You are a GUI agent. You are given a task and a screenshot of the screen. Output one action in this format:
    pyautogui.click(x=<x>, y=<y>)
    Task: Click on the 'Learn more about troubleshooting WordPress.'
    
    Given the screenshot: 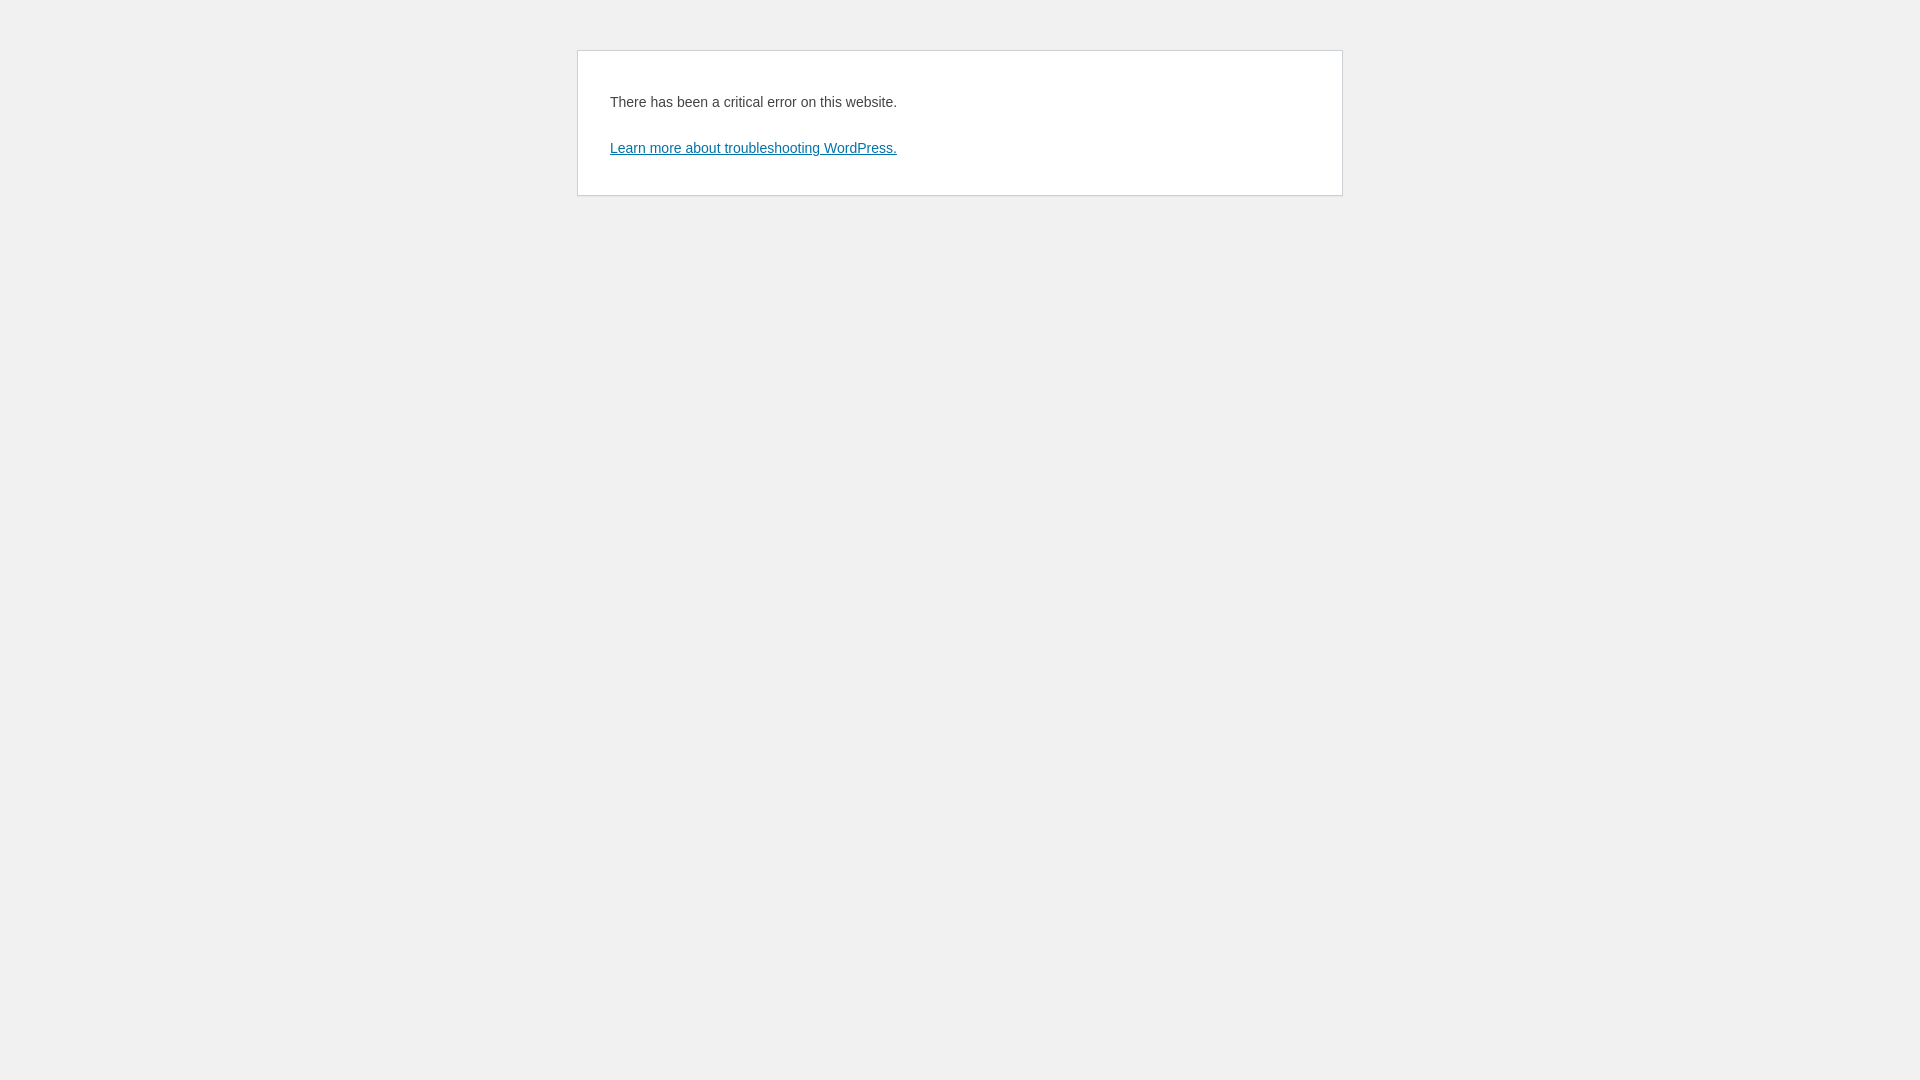 What is the action you would take?
    pyautogui.click(x=752, y=146)
    